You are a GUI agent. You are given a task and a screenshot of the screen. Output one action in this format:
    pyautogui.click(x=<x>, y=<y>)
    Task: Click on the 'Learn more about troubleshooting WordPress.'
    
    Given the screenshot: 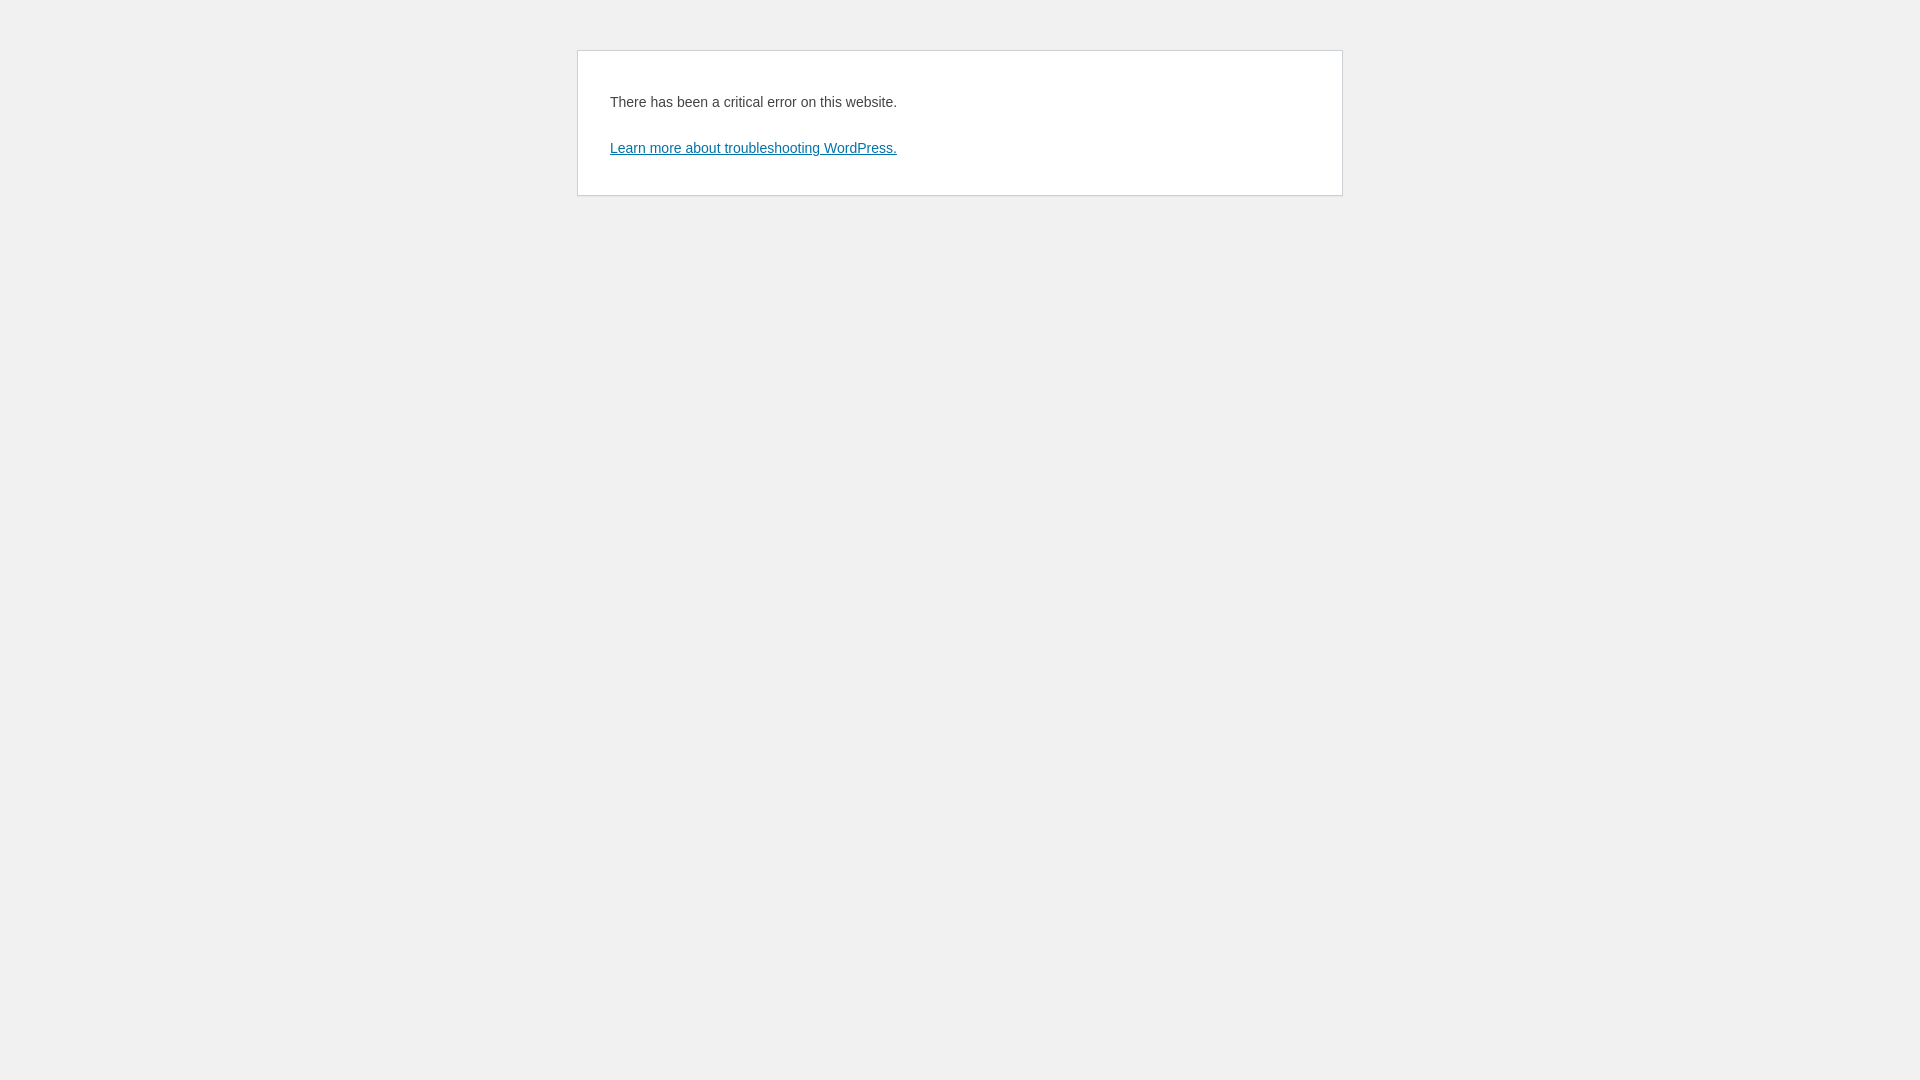 What is the action you would take?
    pyautogui.click(x=752, y=146)
    